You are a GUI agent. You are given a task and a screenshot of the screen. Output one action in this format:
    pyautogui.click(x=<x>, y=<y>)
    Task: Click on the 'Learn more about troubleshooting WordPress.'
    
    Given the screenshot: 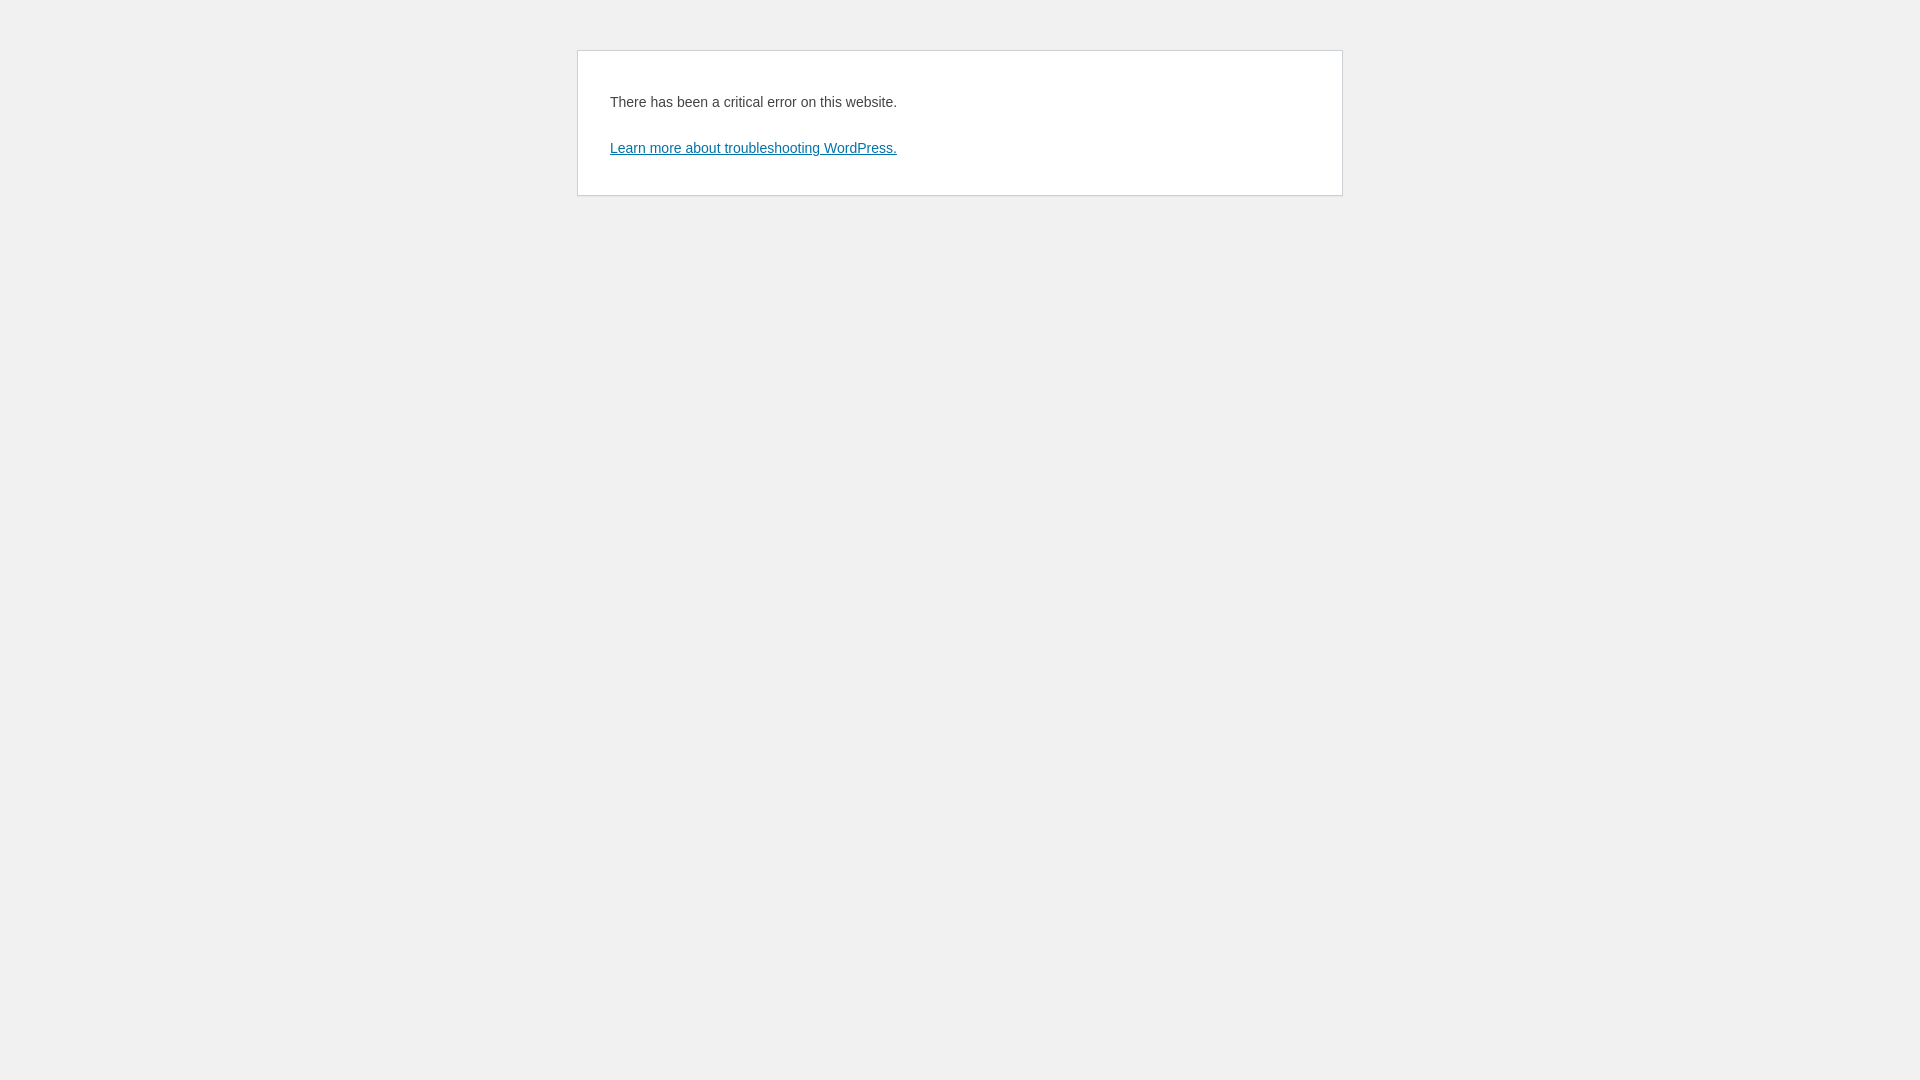 What is the action you would take?
    pyautogui.click(x=752, y=146)
    